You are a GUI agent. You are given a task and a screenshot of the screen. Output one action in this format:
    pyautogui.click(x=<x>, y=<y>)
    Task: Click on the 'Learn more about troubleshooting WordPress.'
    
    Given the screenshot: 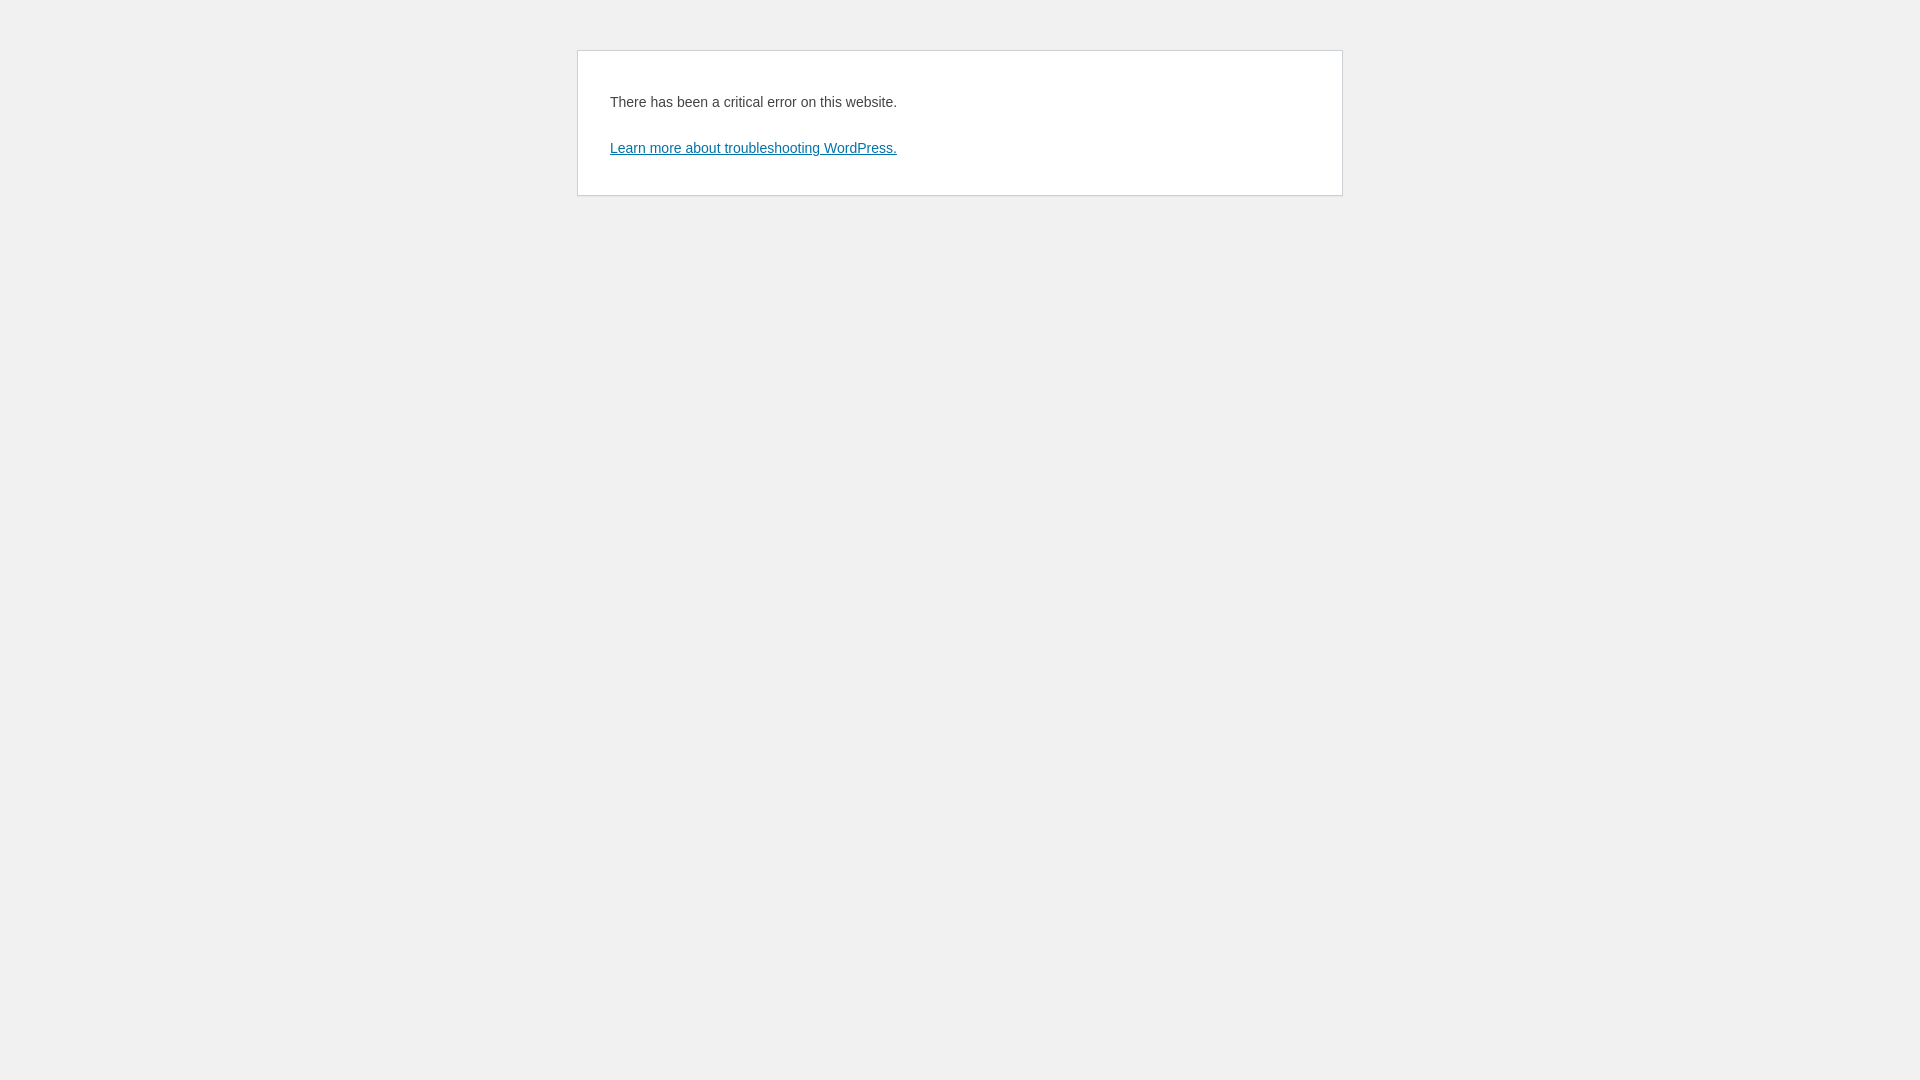 What is the action you would take?
    pyautogui.click(x=752, y=146)
    